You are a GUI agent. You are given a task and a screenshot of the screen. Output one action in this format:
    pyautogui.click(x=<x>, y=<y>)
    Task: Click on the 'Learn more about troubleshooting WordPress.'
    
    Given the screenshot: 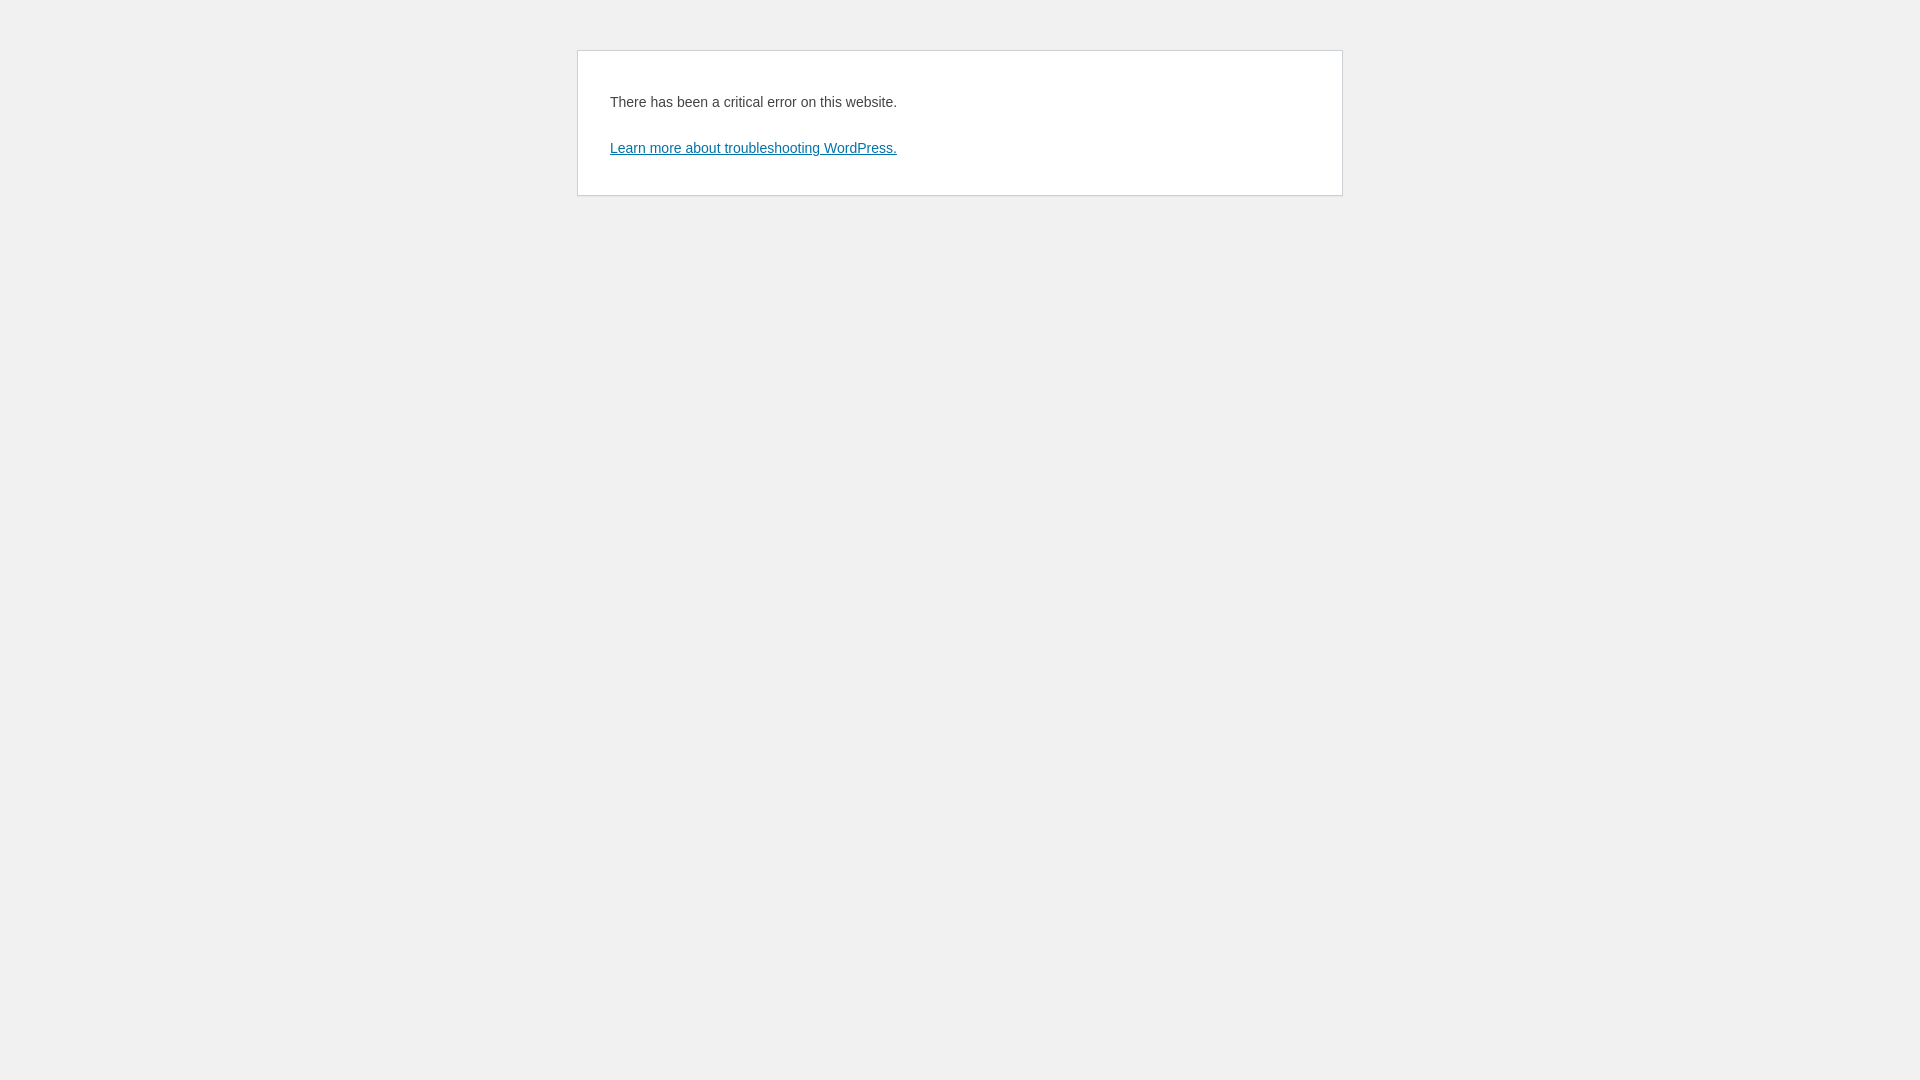 What is the action you would take?
    pyautogui.click(x=752, y=146)
    